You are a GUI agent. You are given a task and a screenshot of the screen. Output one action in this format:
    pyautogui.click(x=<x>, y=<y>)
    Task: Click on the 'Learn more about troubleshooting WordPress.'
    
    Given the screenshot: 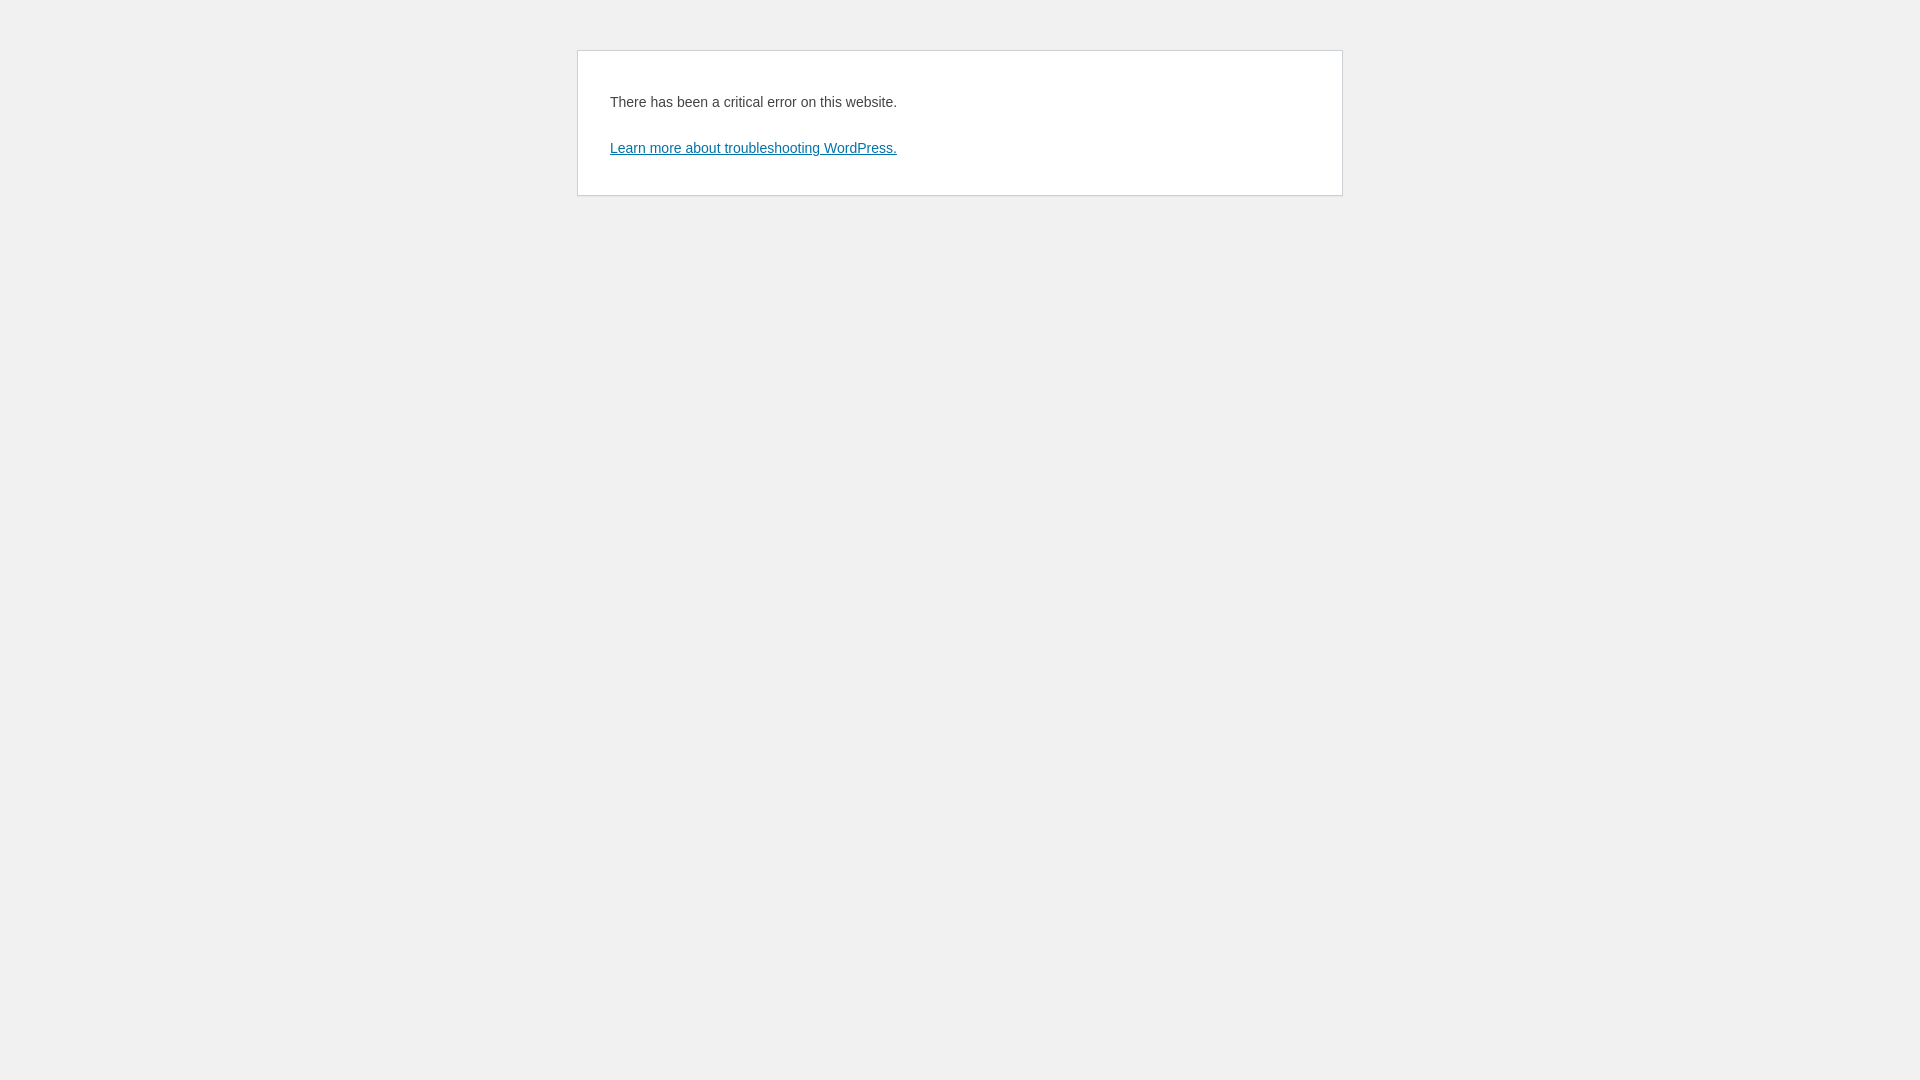 What is the action you would take?
    pyautogui.click(x=752, y=146)
    